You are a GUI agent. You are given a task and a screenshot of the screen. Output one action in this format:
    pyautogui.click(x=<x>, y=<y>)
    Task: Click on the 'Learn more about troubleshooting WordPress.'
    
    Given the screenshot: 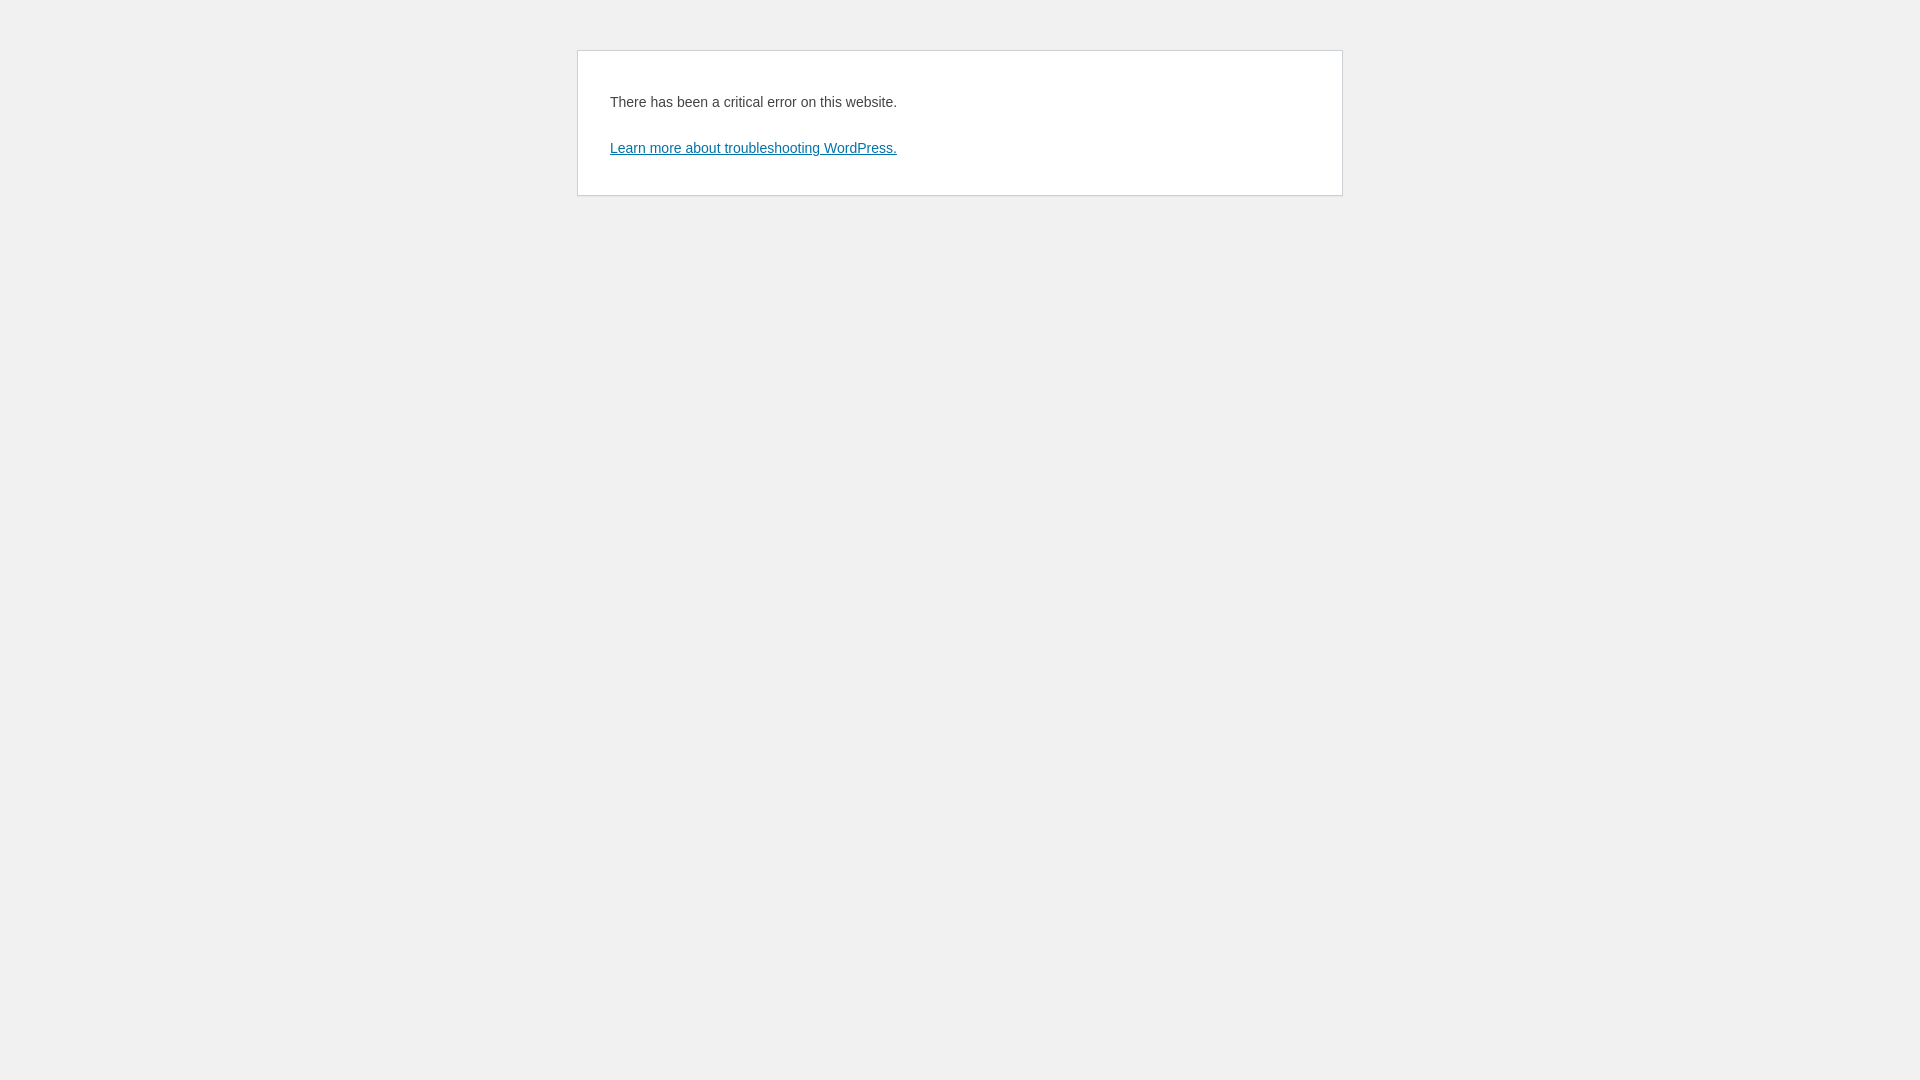 What is the action you would take?
    pyautogui.click(x=752, y=146)
    